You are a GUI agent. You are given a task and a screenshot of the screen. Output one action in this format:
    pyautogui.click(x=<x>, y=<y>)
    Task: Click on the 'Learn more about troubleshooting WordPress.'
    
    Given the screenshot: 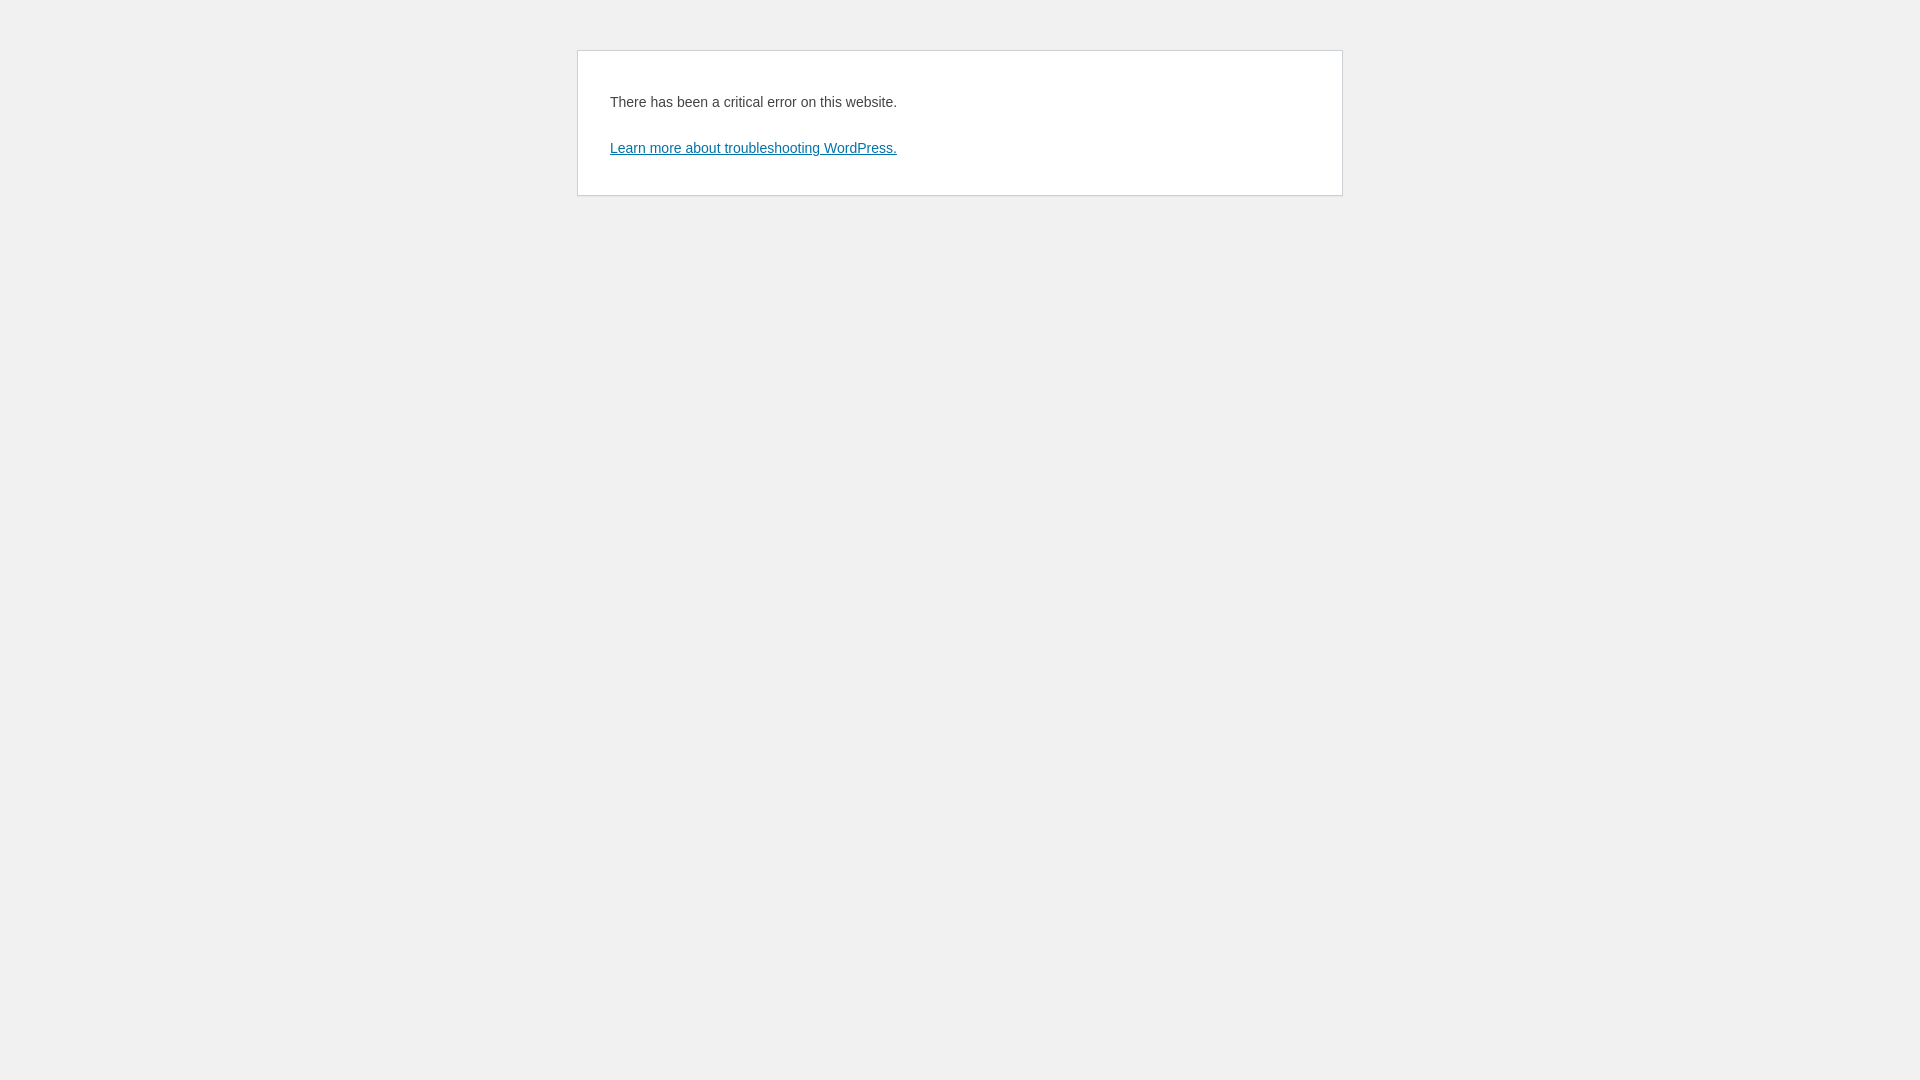 What is the action you would take?
    pyautogui.click(x=752, y=146)
    